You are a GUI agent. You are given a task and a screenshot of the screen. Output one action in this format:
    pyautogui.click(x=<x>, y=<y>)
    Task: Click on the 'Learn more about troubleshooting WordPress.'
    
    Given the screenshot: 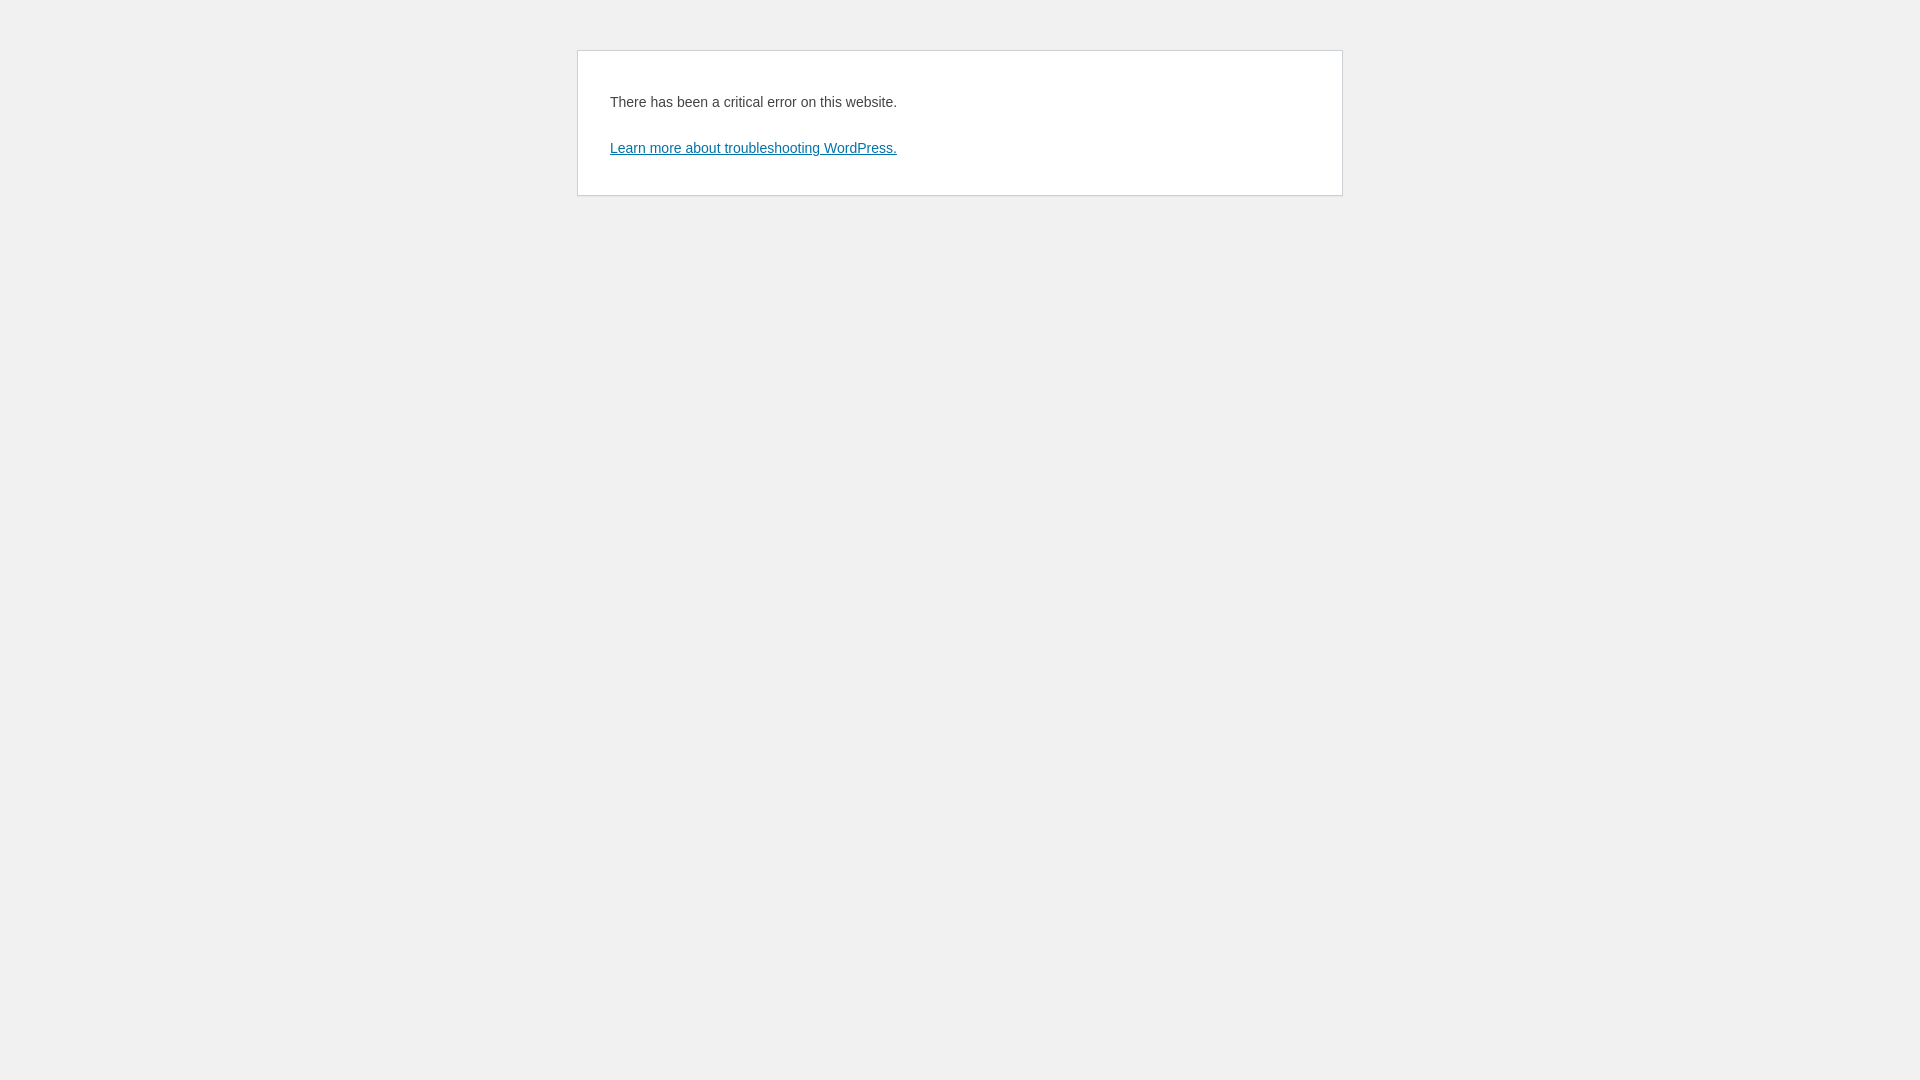 What is the action you would take?
    pyautogui.click(x=752, y=146)
    